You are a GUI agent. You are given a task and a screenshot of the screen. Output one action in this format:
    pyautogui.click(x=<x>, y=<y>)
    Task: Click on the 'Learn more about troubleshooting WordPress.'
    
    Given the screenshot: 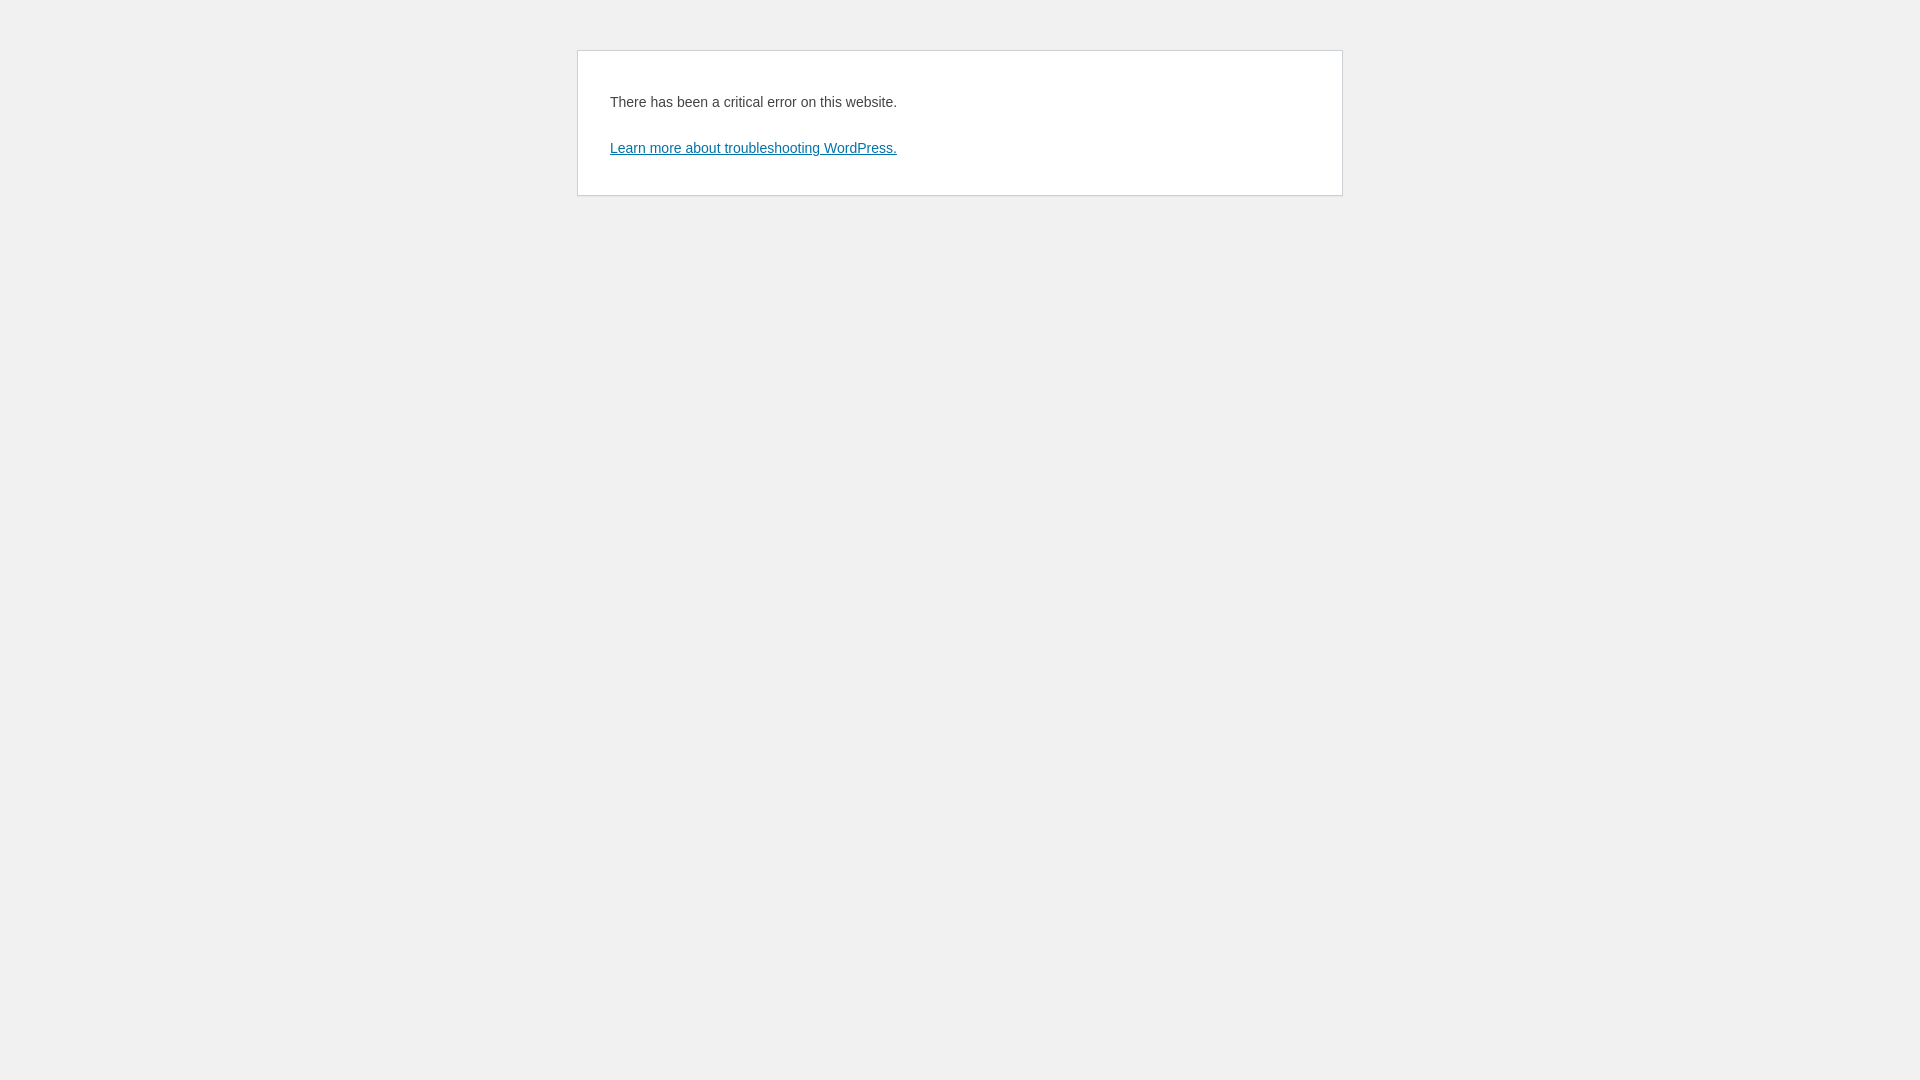 What is the action you would take?
    pyautogui.click(x=752, y=146)
    